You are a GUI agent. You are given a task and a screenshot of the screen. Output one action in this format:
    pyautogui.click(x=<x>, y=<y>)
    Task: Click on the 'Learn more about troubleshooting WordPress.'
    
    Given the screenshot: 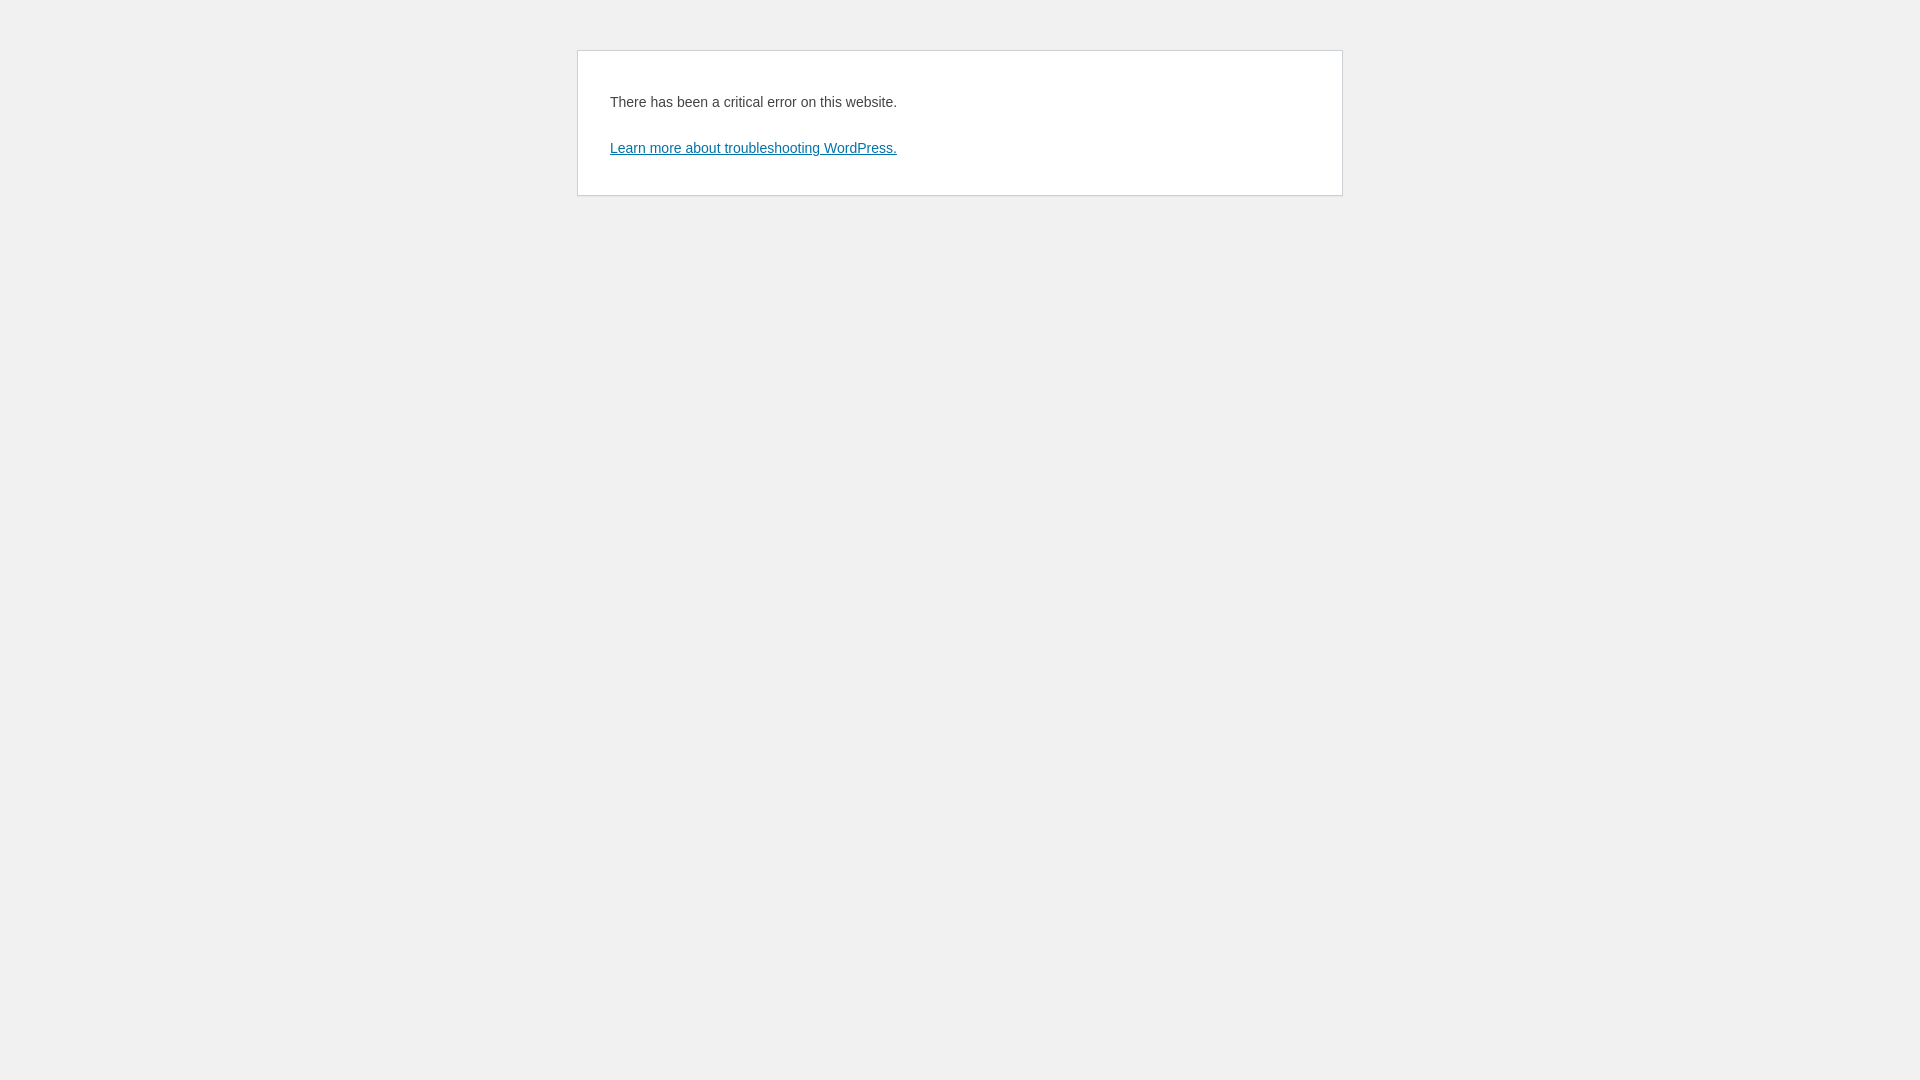 What is the action you would take?
    pyautogui.click(x=752, y=146)
    